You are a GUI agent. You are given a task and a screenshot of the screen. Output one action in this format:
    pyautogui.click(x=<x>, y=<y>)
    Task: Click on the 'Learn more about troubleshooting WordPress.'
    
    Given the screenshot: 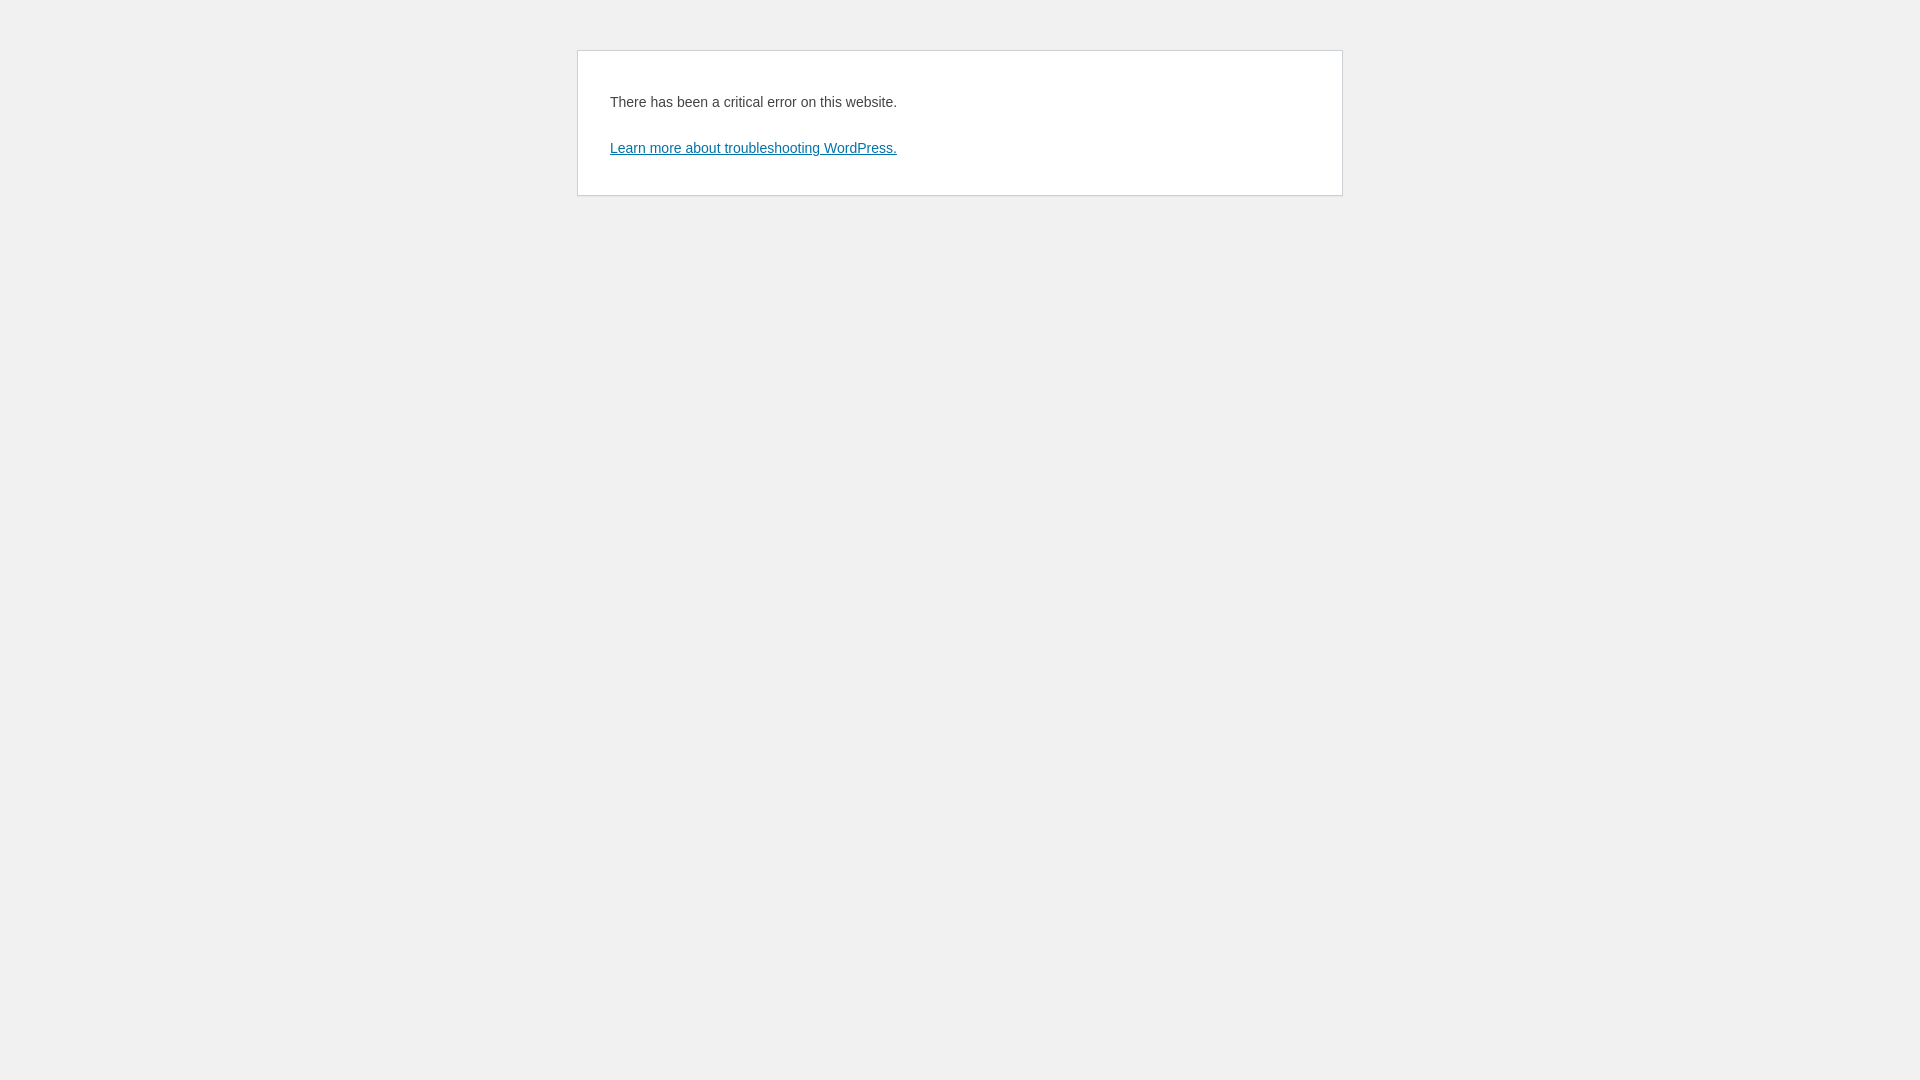 What is the action you would take?
    pyautogui.click(x=752, y=146)
    